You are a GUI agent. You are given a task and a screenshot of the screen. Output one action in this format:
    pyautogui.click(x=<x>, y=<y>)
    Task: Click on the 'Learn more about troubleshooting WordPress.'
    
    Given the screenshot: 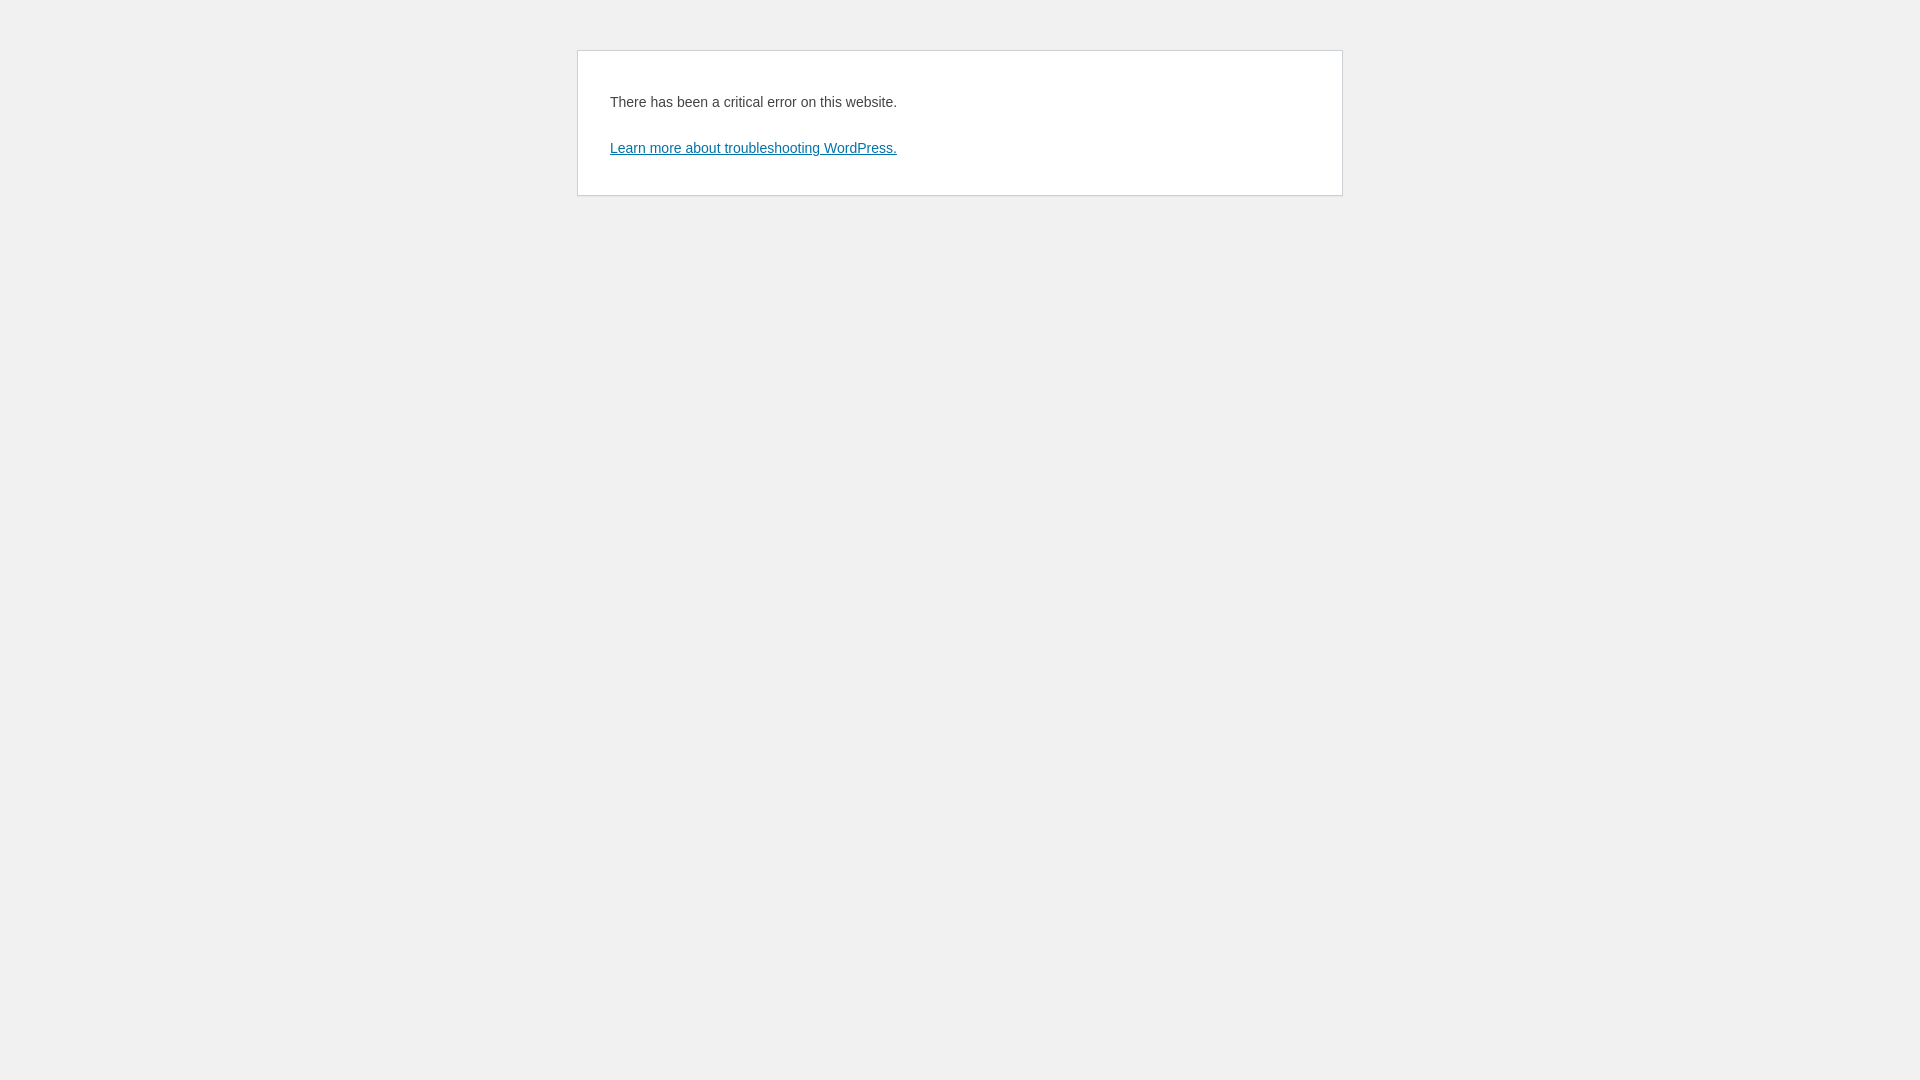 What is the action you would take?
    pyautogui.click(x=752, y=146)
    